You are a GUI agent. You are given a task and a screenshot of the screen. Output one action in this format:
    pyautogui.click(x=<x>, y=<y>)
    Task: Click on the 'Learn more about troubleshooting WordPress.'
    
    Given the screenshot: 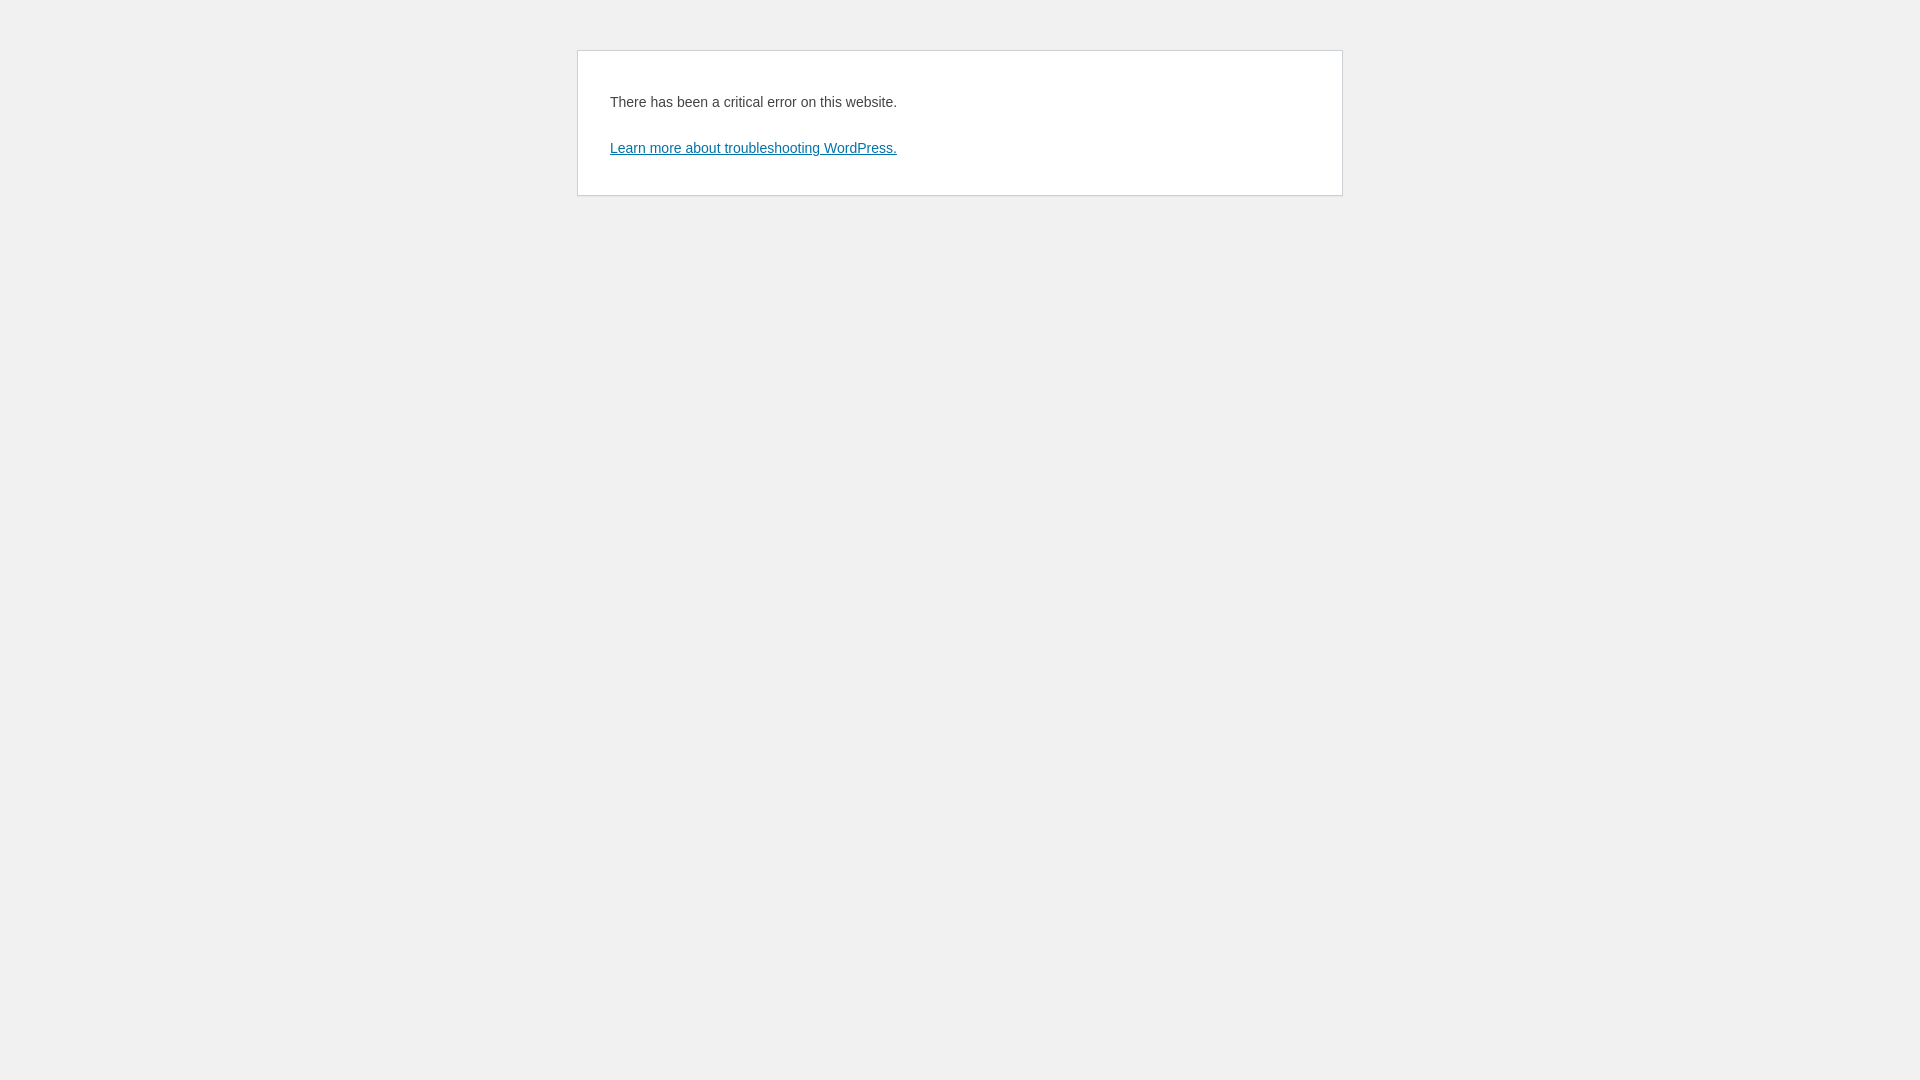 What is the action you would take?
    pyautogui.click(x=752, y=146)
    